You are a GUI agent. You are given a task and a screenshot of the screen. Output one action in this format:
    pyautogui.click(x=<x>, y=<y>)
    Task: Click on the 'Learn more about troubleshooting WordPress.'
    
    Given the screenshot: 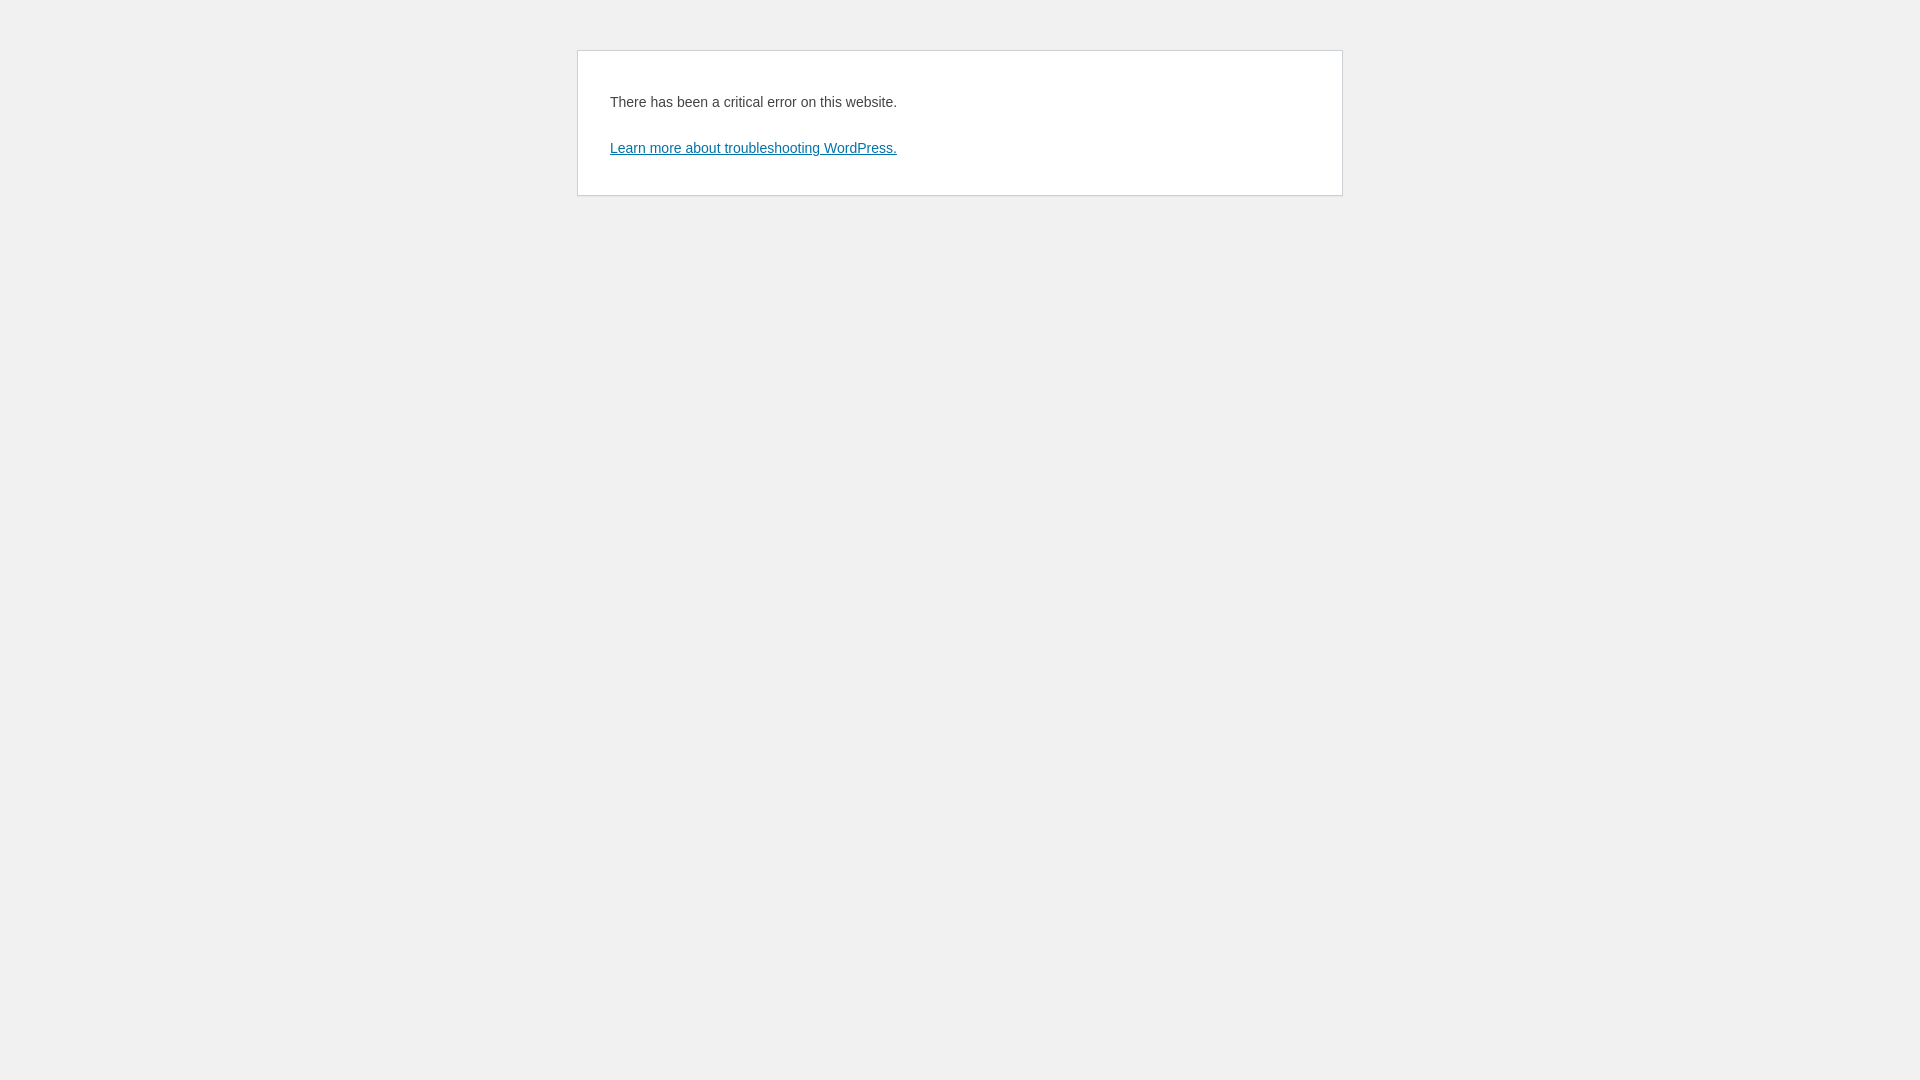 What is the action you would take?
    pyautogui.click(x=752, y=146)
    